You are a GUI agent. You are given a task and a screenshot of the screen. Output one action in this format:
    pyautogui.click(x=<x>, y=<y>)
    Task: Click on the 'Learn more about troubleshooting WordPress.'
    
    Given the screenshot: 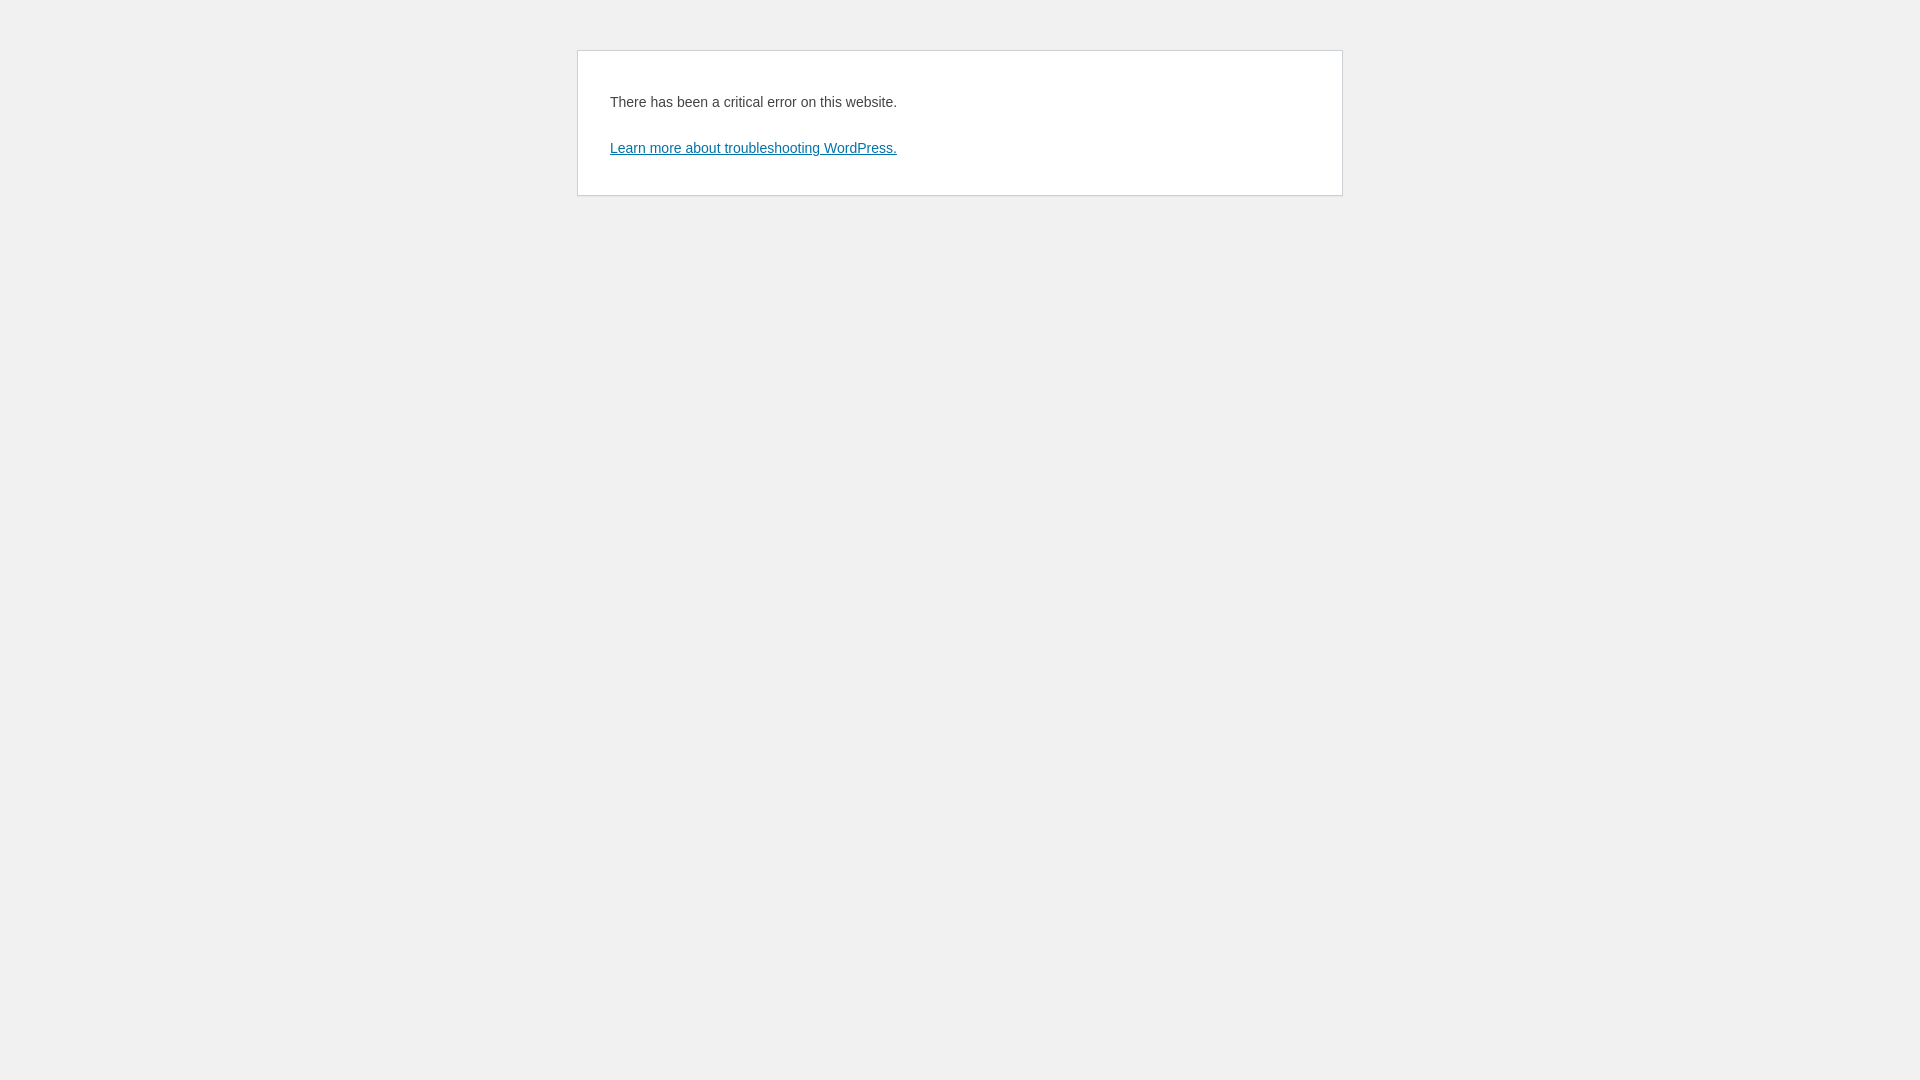 What is the action you would take?
    pyautogui.click(x=752, y=146)
    